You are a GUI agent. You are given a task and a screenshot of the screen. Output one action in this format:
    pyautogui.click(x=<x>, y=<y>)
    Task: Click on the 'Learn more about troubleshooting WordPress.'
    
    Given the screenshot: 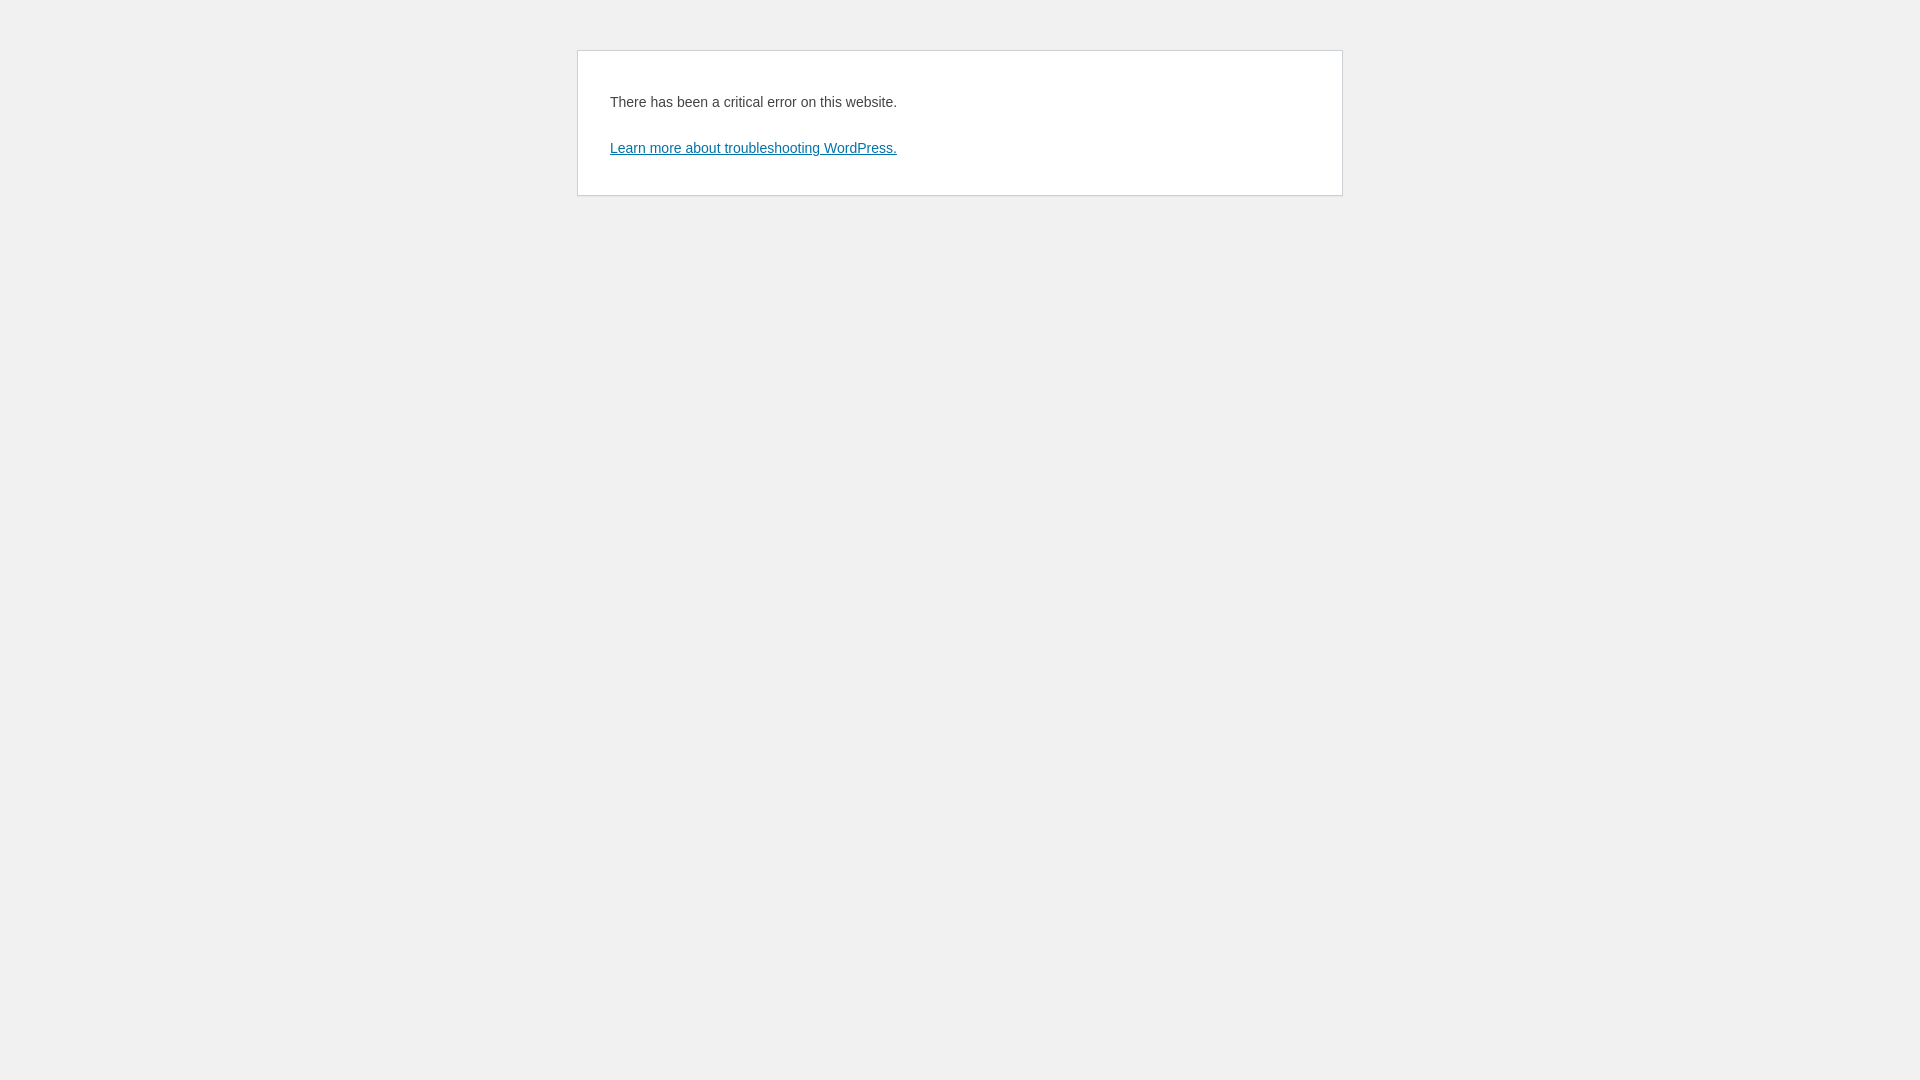 What is the action you would take?
    pyautogui.click(x=752, y=146)
    